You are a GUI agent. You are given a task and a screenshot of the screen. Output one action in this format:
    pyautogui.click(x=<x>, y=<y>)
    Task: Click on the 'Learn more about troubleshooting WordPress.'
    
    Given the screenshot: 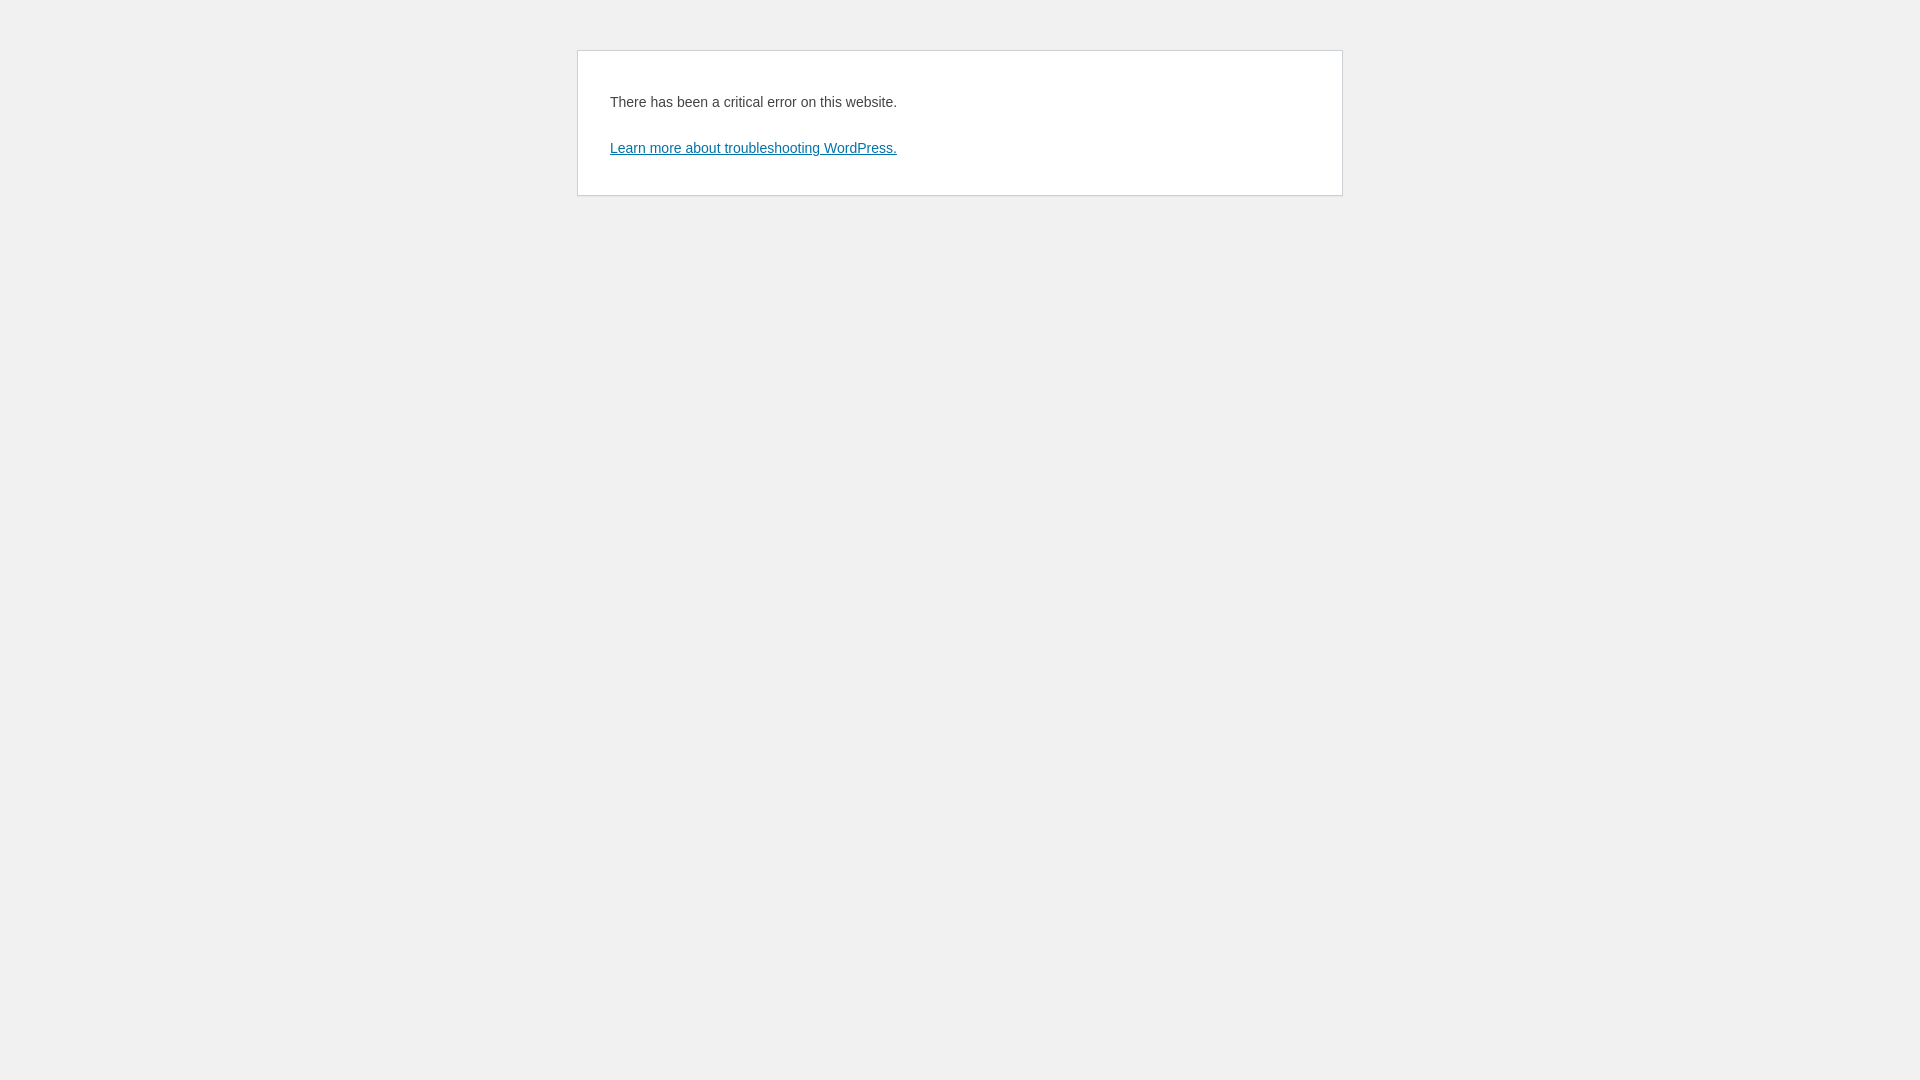 What is the action you would take?
    pyautogui.click(x=752, y=146)
    